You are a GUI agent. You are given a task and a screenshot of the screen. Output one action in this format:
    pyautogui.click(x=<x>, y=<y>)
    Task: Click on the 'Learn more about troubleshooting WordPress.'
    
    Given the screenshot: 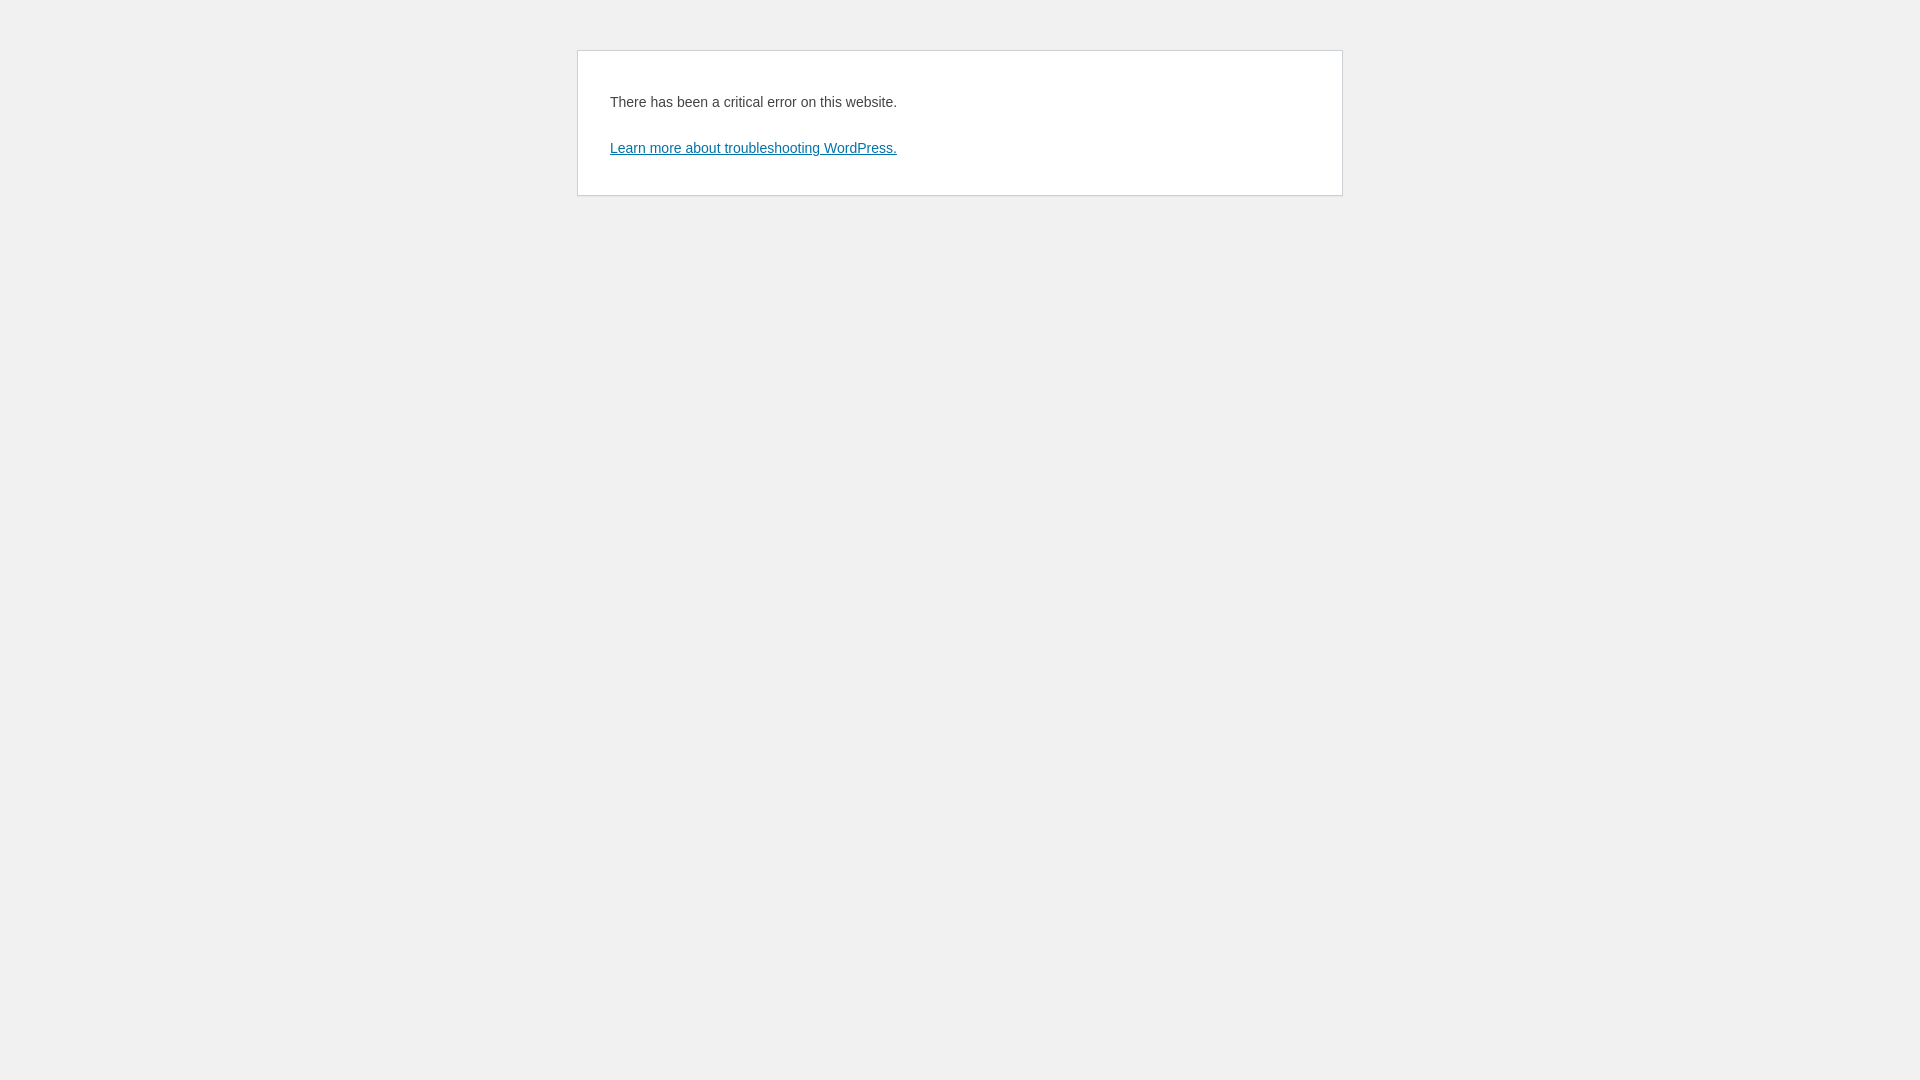 What is the action you would take?
    pyautogui.click(x=752, y=146)
    